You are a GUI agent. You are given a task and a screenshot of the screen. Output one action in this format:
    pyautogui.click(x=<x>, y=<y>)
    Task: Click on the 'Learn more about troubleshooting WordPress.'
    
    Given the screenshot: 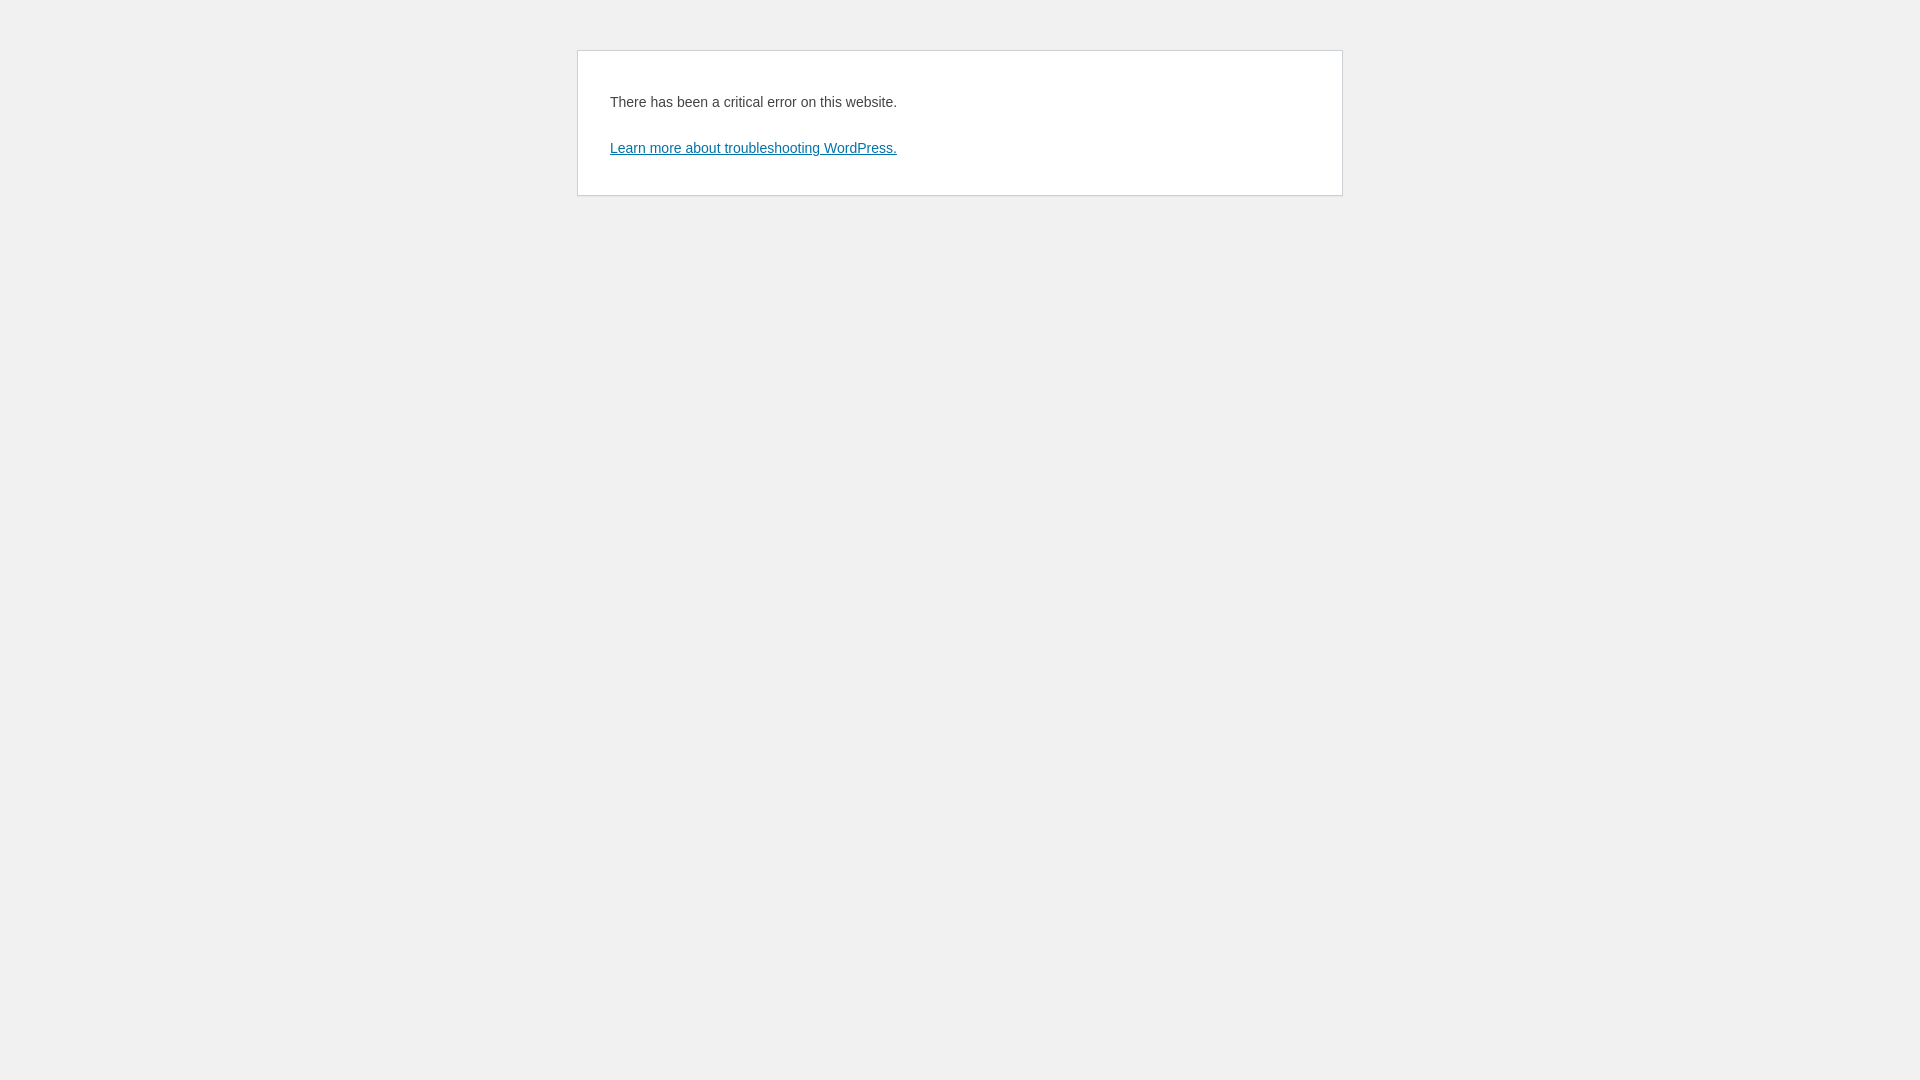 What is the action you would take?
    pyautogui.click(x=752, y=146)
    